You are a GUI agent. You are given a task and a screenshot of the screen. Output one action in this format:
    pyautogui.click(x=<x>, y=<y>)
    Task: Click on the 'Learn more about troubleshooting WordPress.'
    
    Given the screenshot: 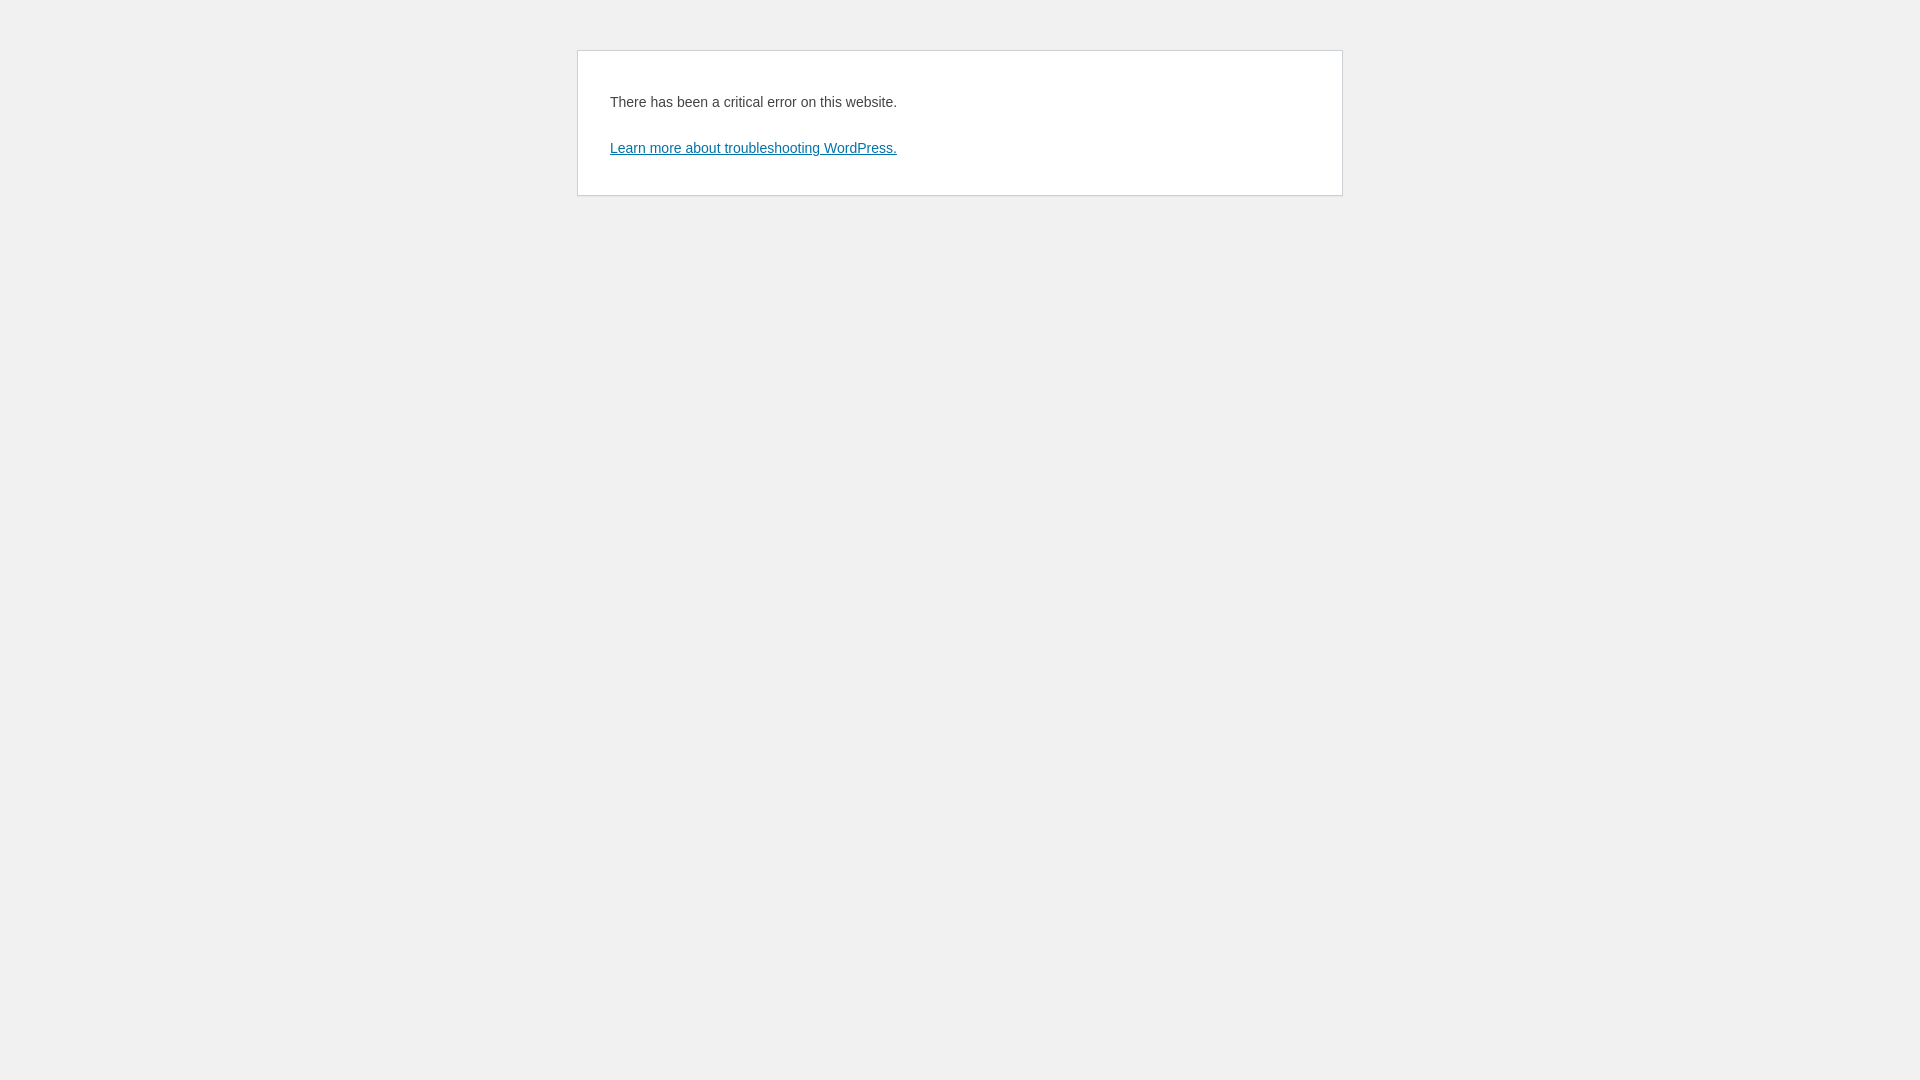 What is the action you would take?
    pyautogui.click(x=752, y=146)
    